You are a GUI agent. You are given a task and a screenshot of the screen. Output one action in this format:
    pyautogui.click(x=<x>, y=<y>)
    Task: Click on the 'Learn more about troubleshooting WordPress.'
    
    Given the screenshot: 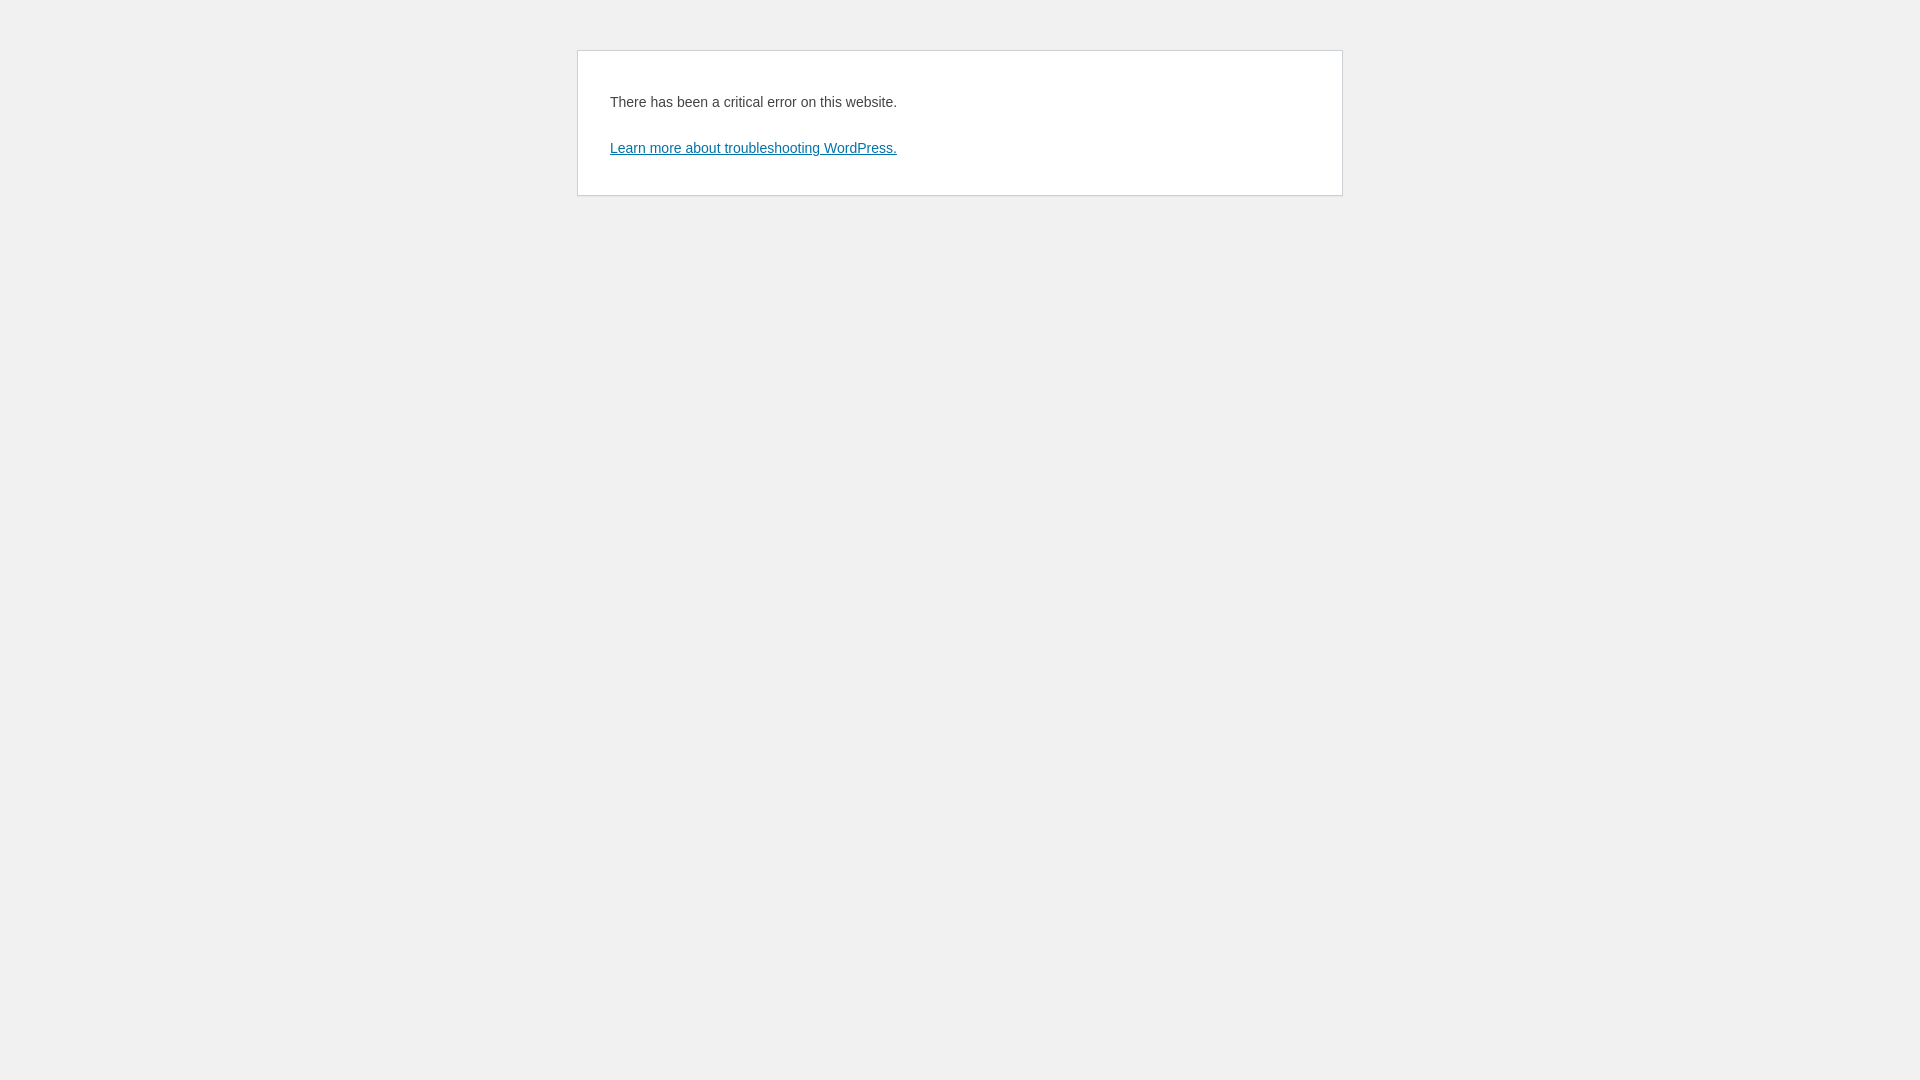 What is the action you would take?
    pyautogui.click(x=752, y=146)
    